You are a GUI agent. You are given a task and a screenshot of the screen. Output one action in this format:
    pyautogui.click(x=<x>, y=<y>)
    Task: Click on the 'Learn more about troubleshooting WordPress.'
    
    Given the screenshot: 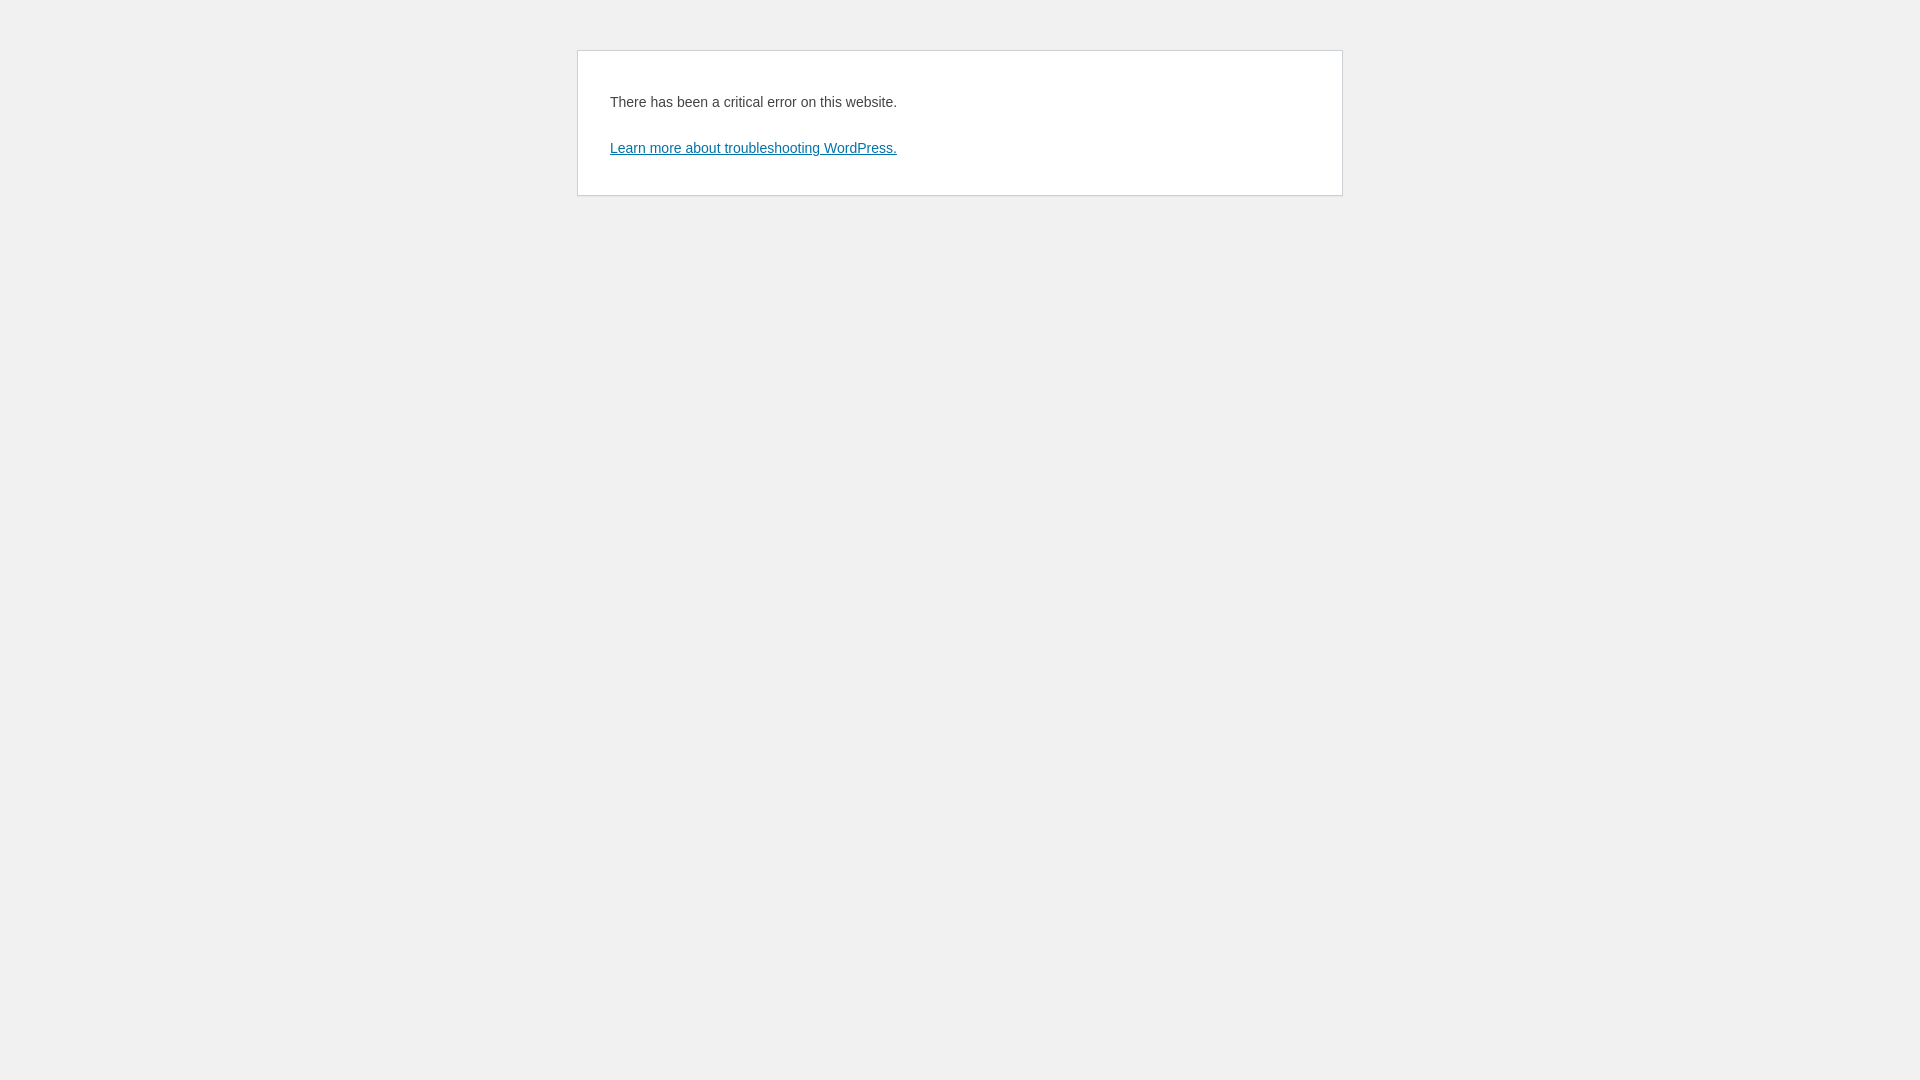 What is the action you would take?
    pyautogui.click(x=752, y=146)
    